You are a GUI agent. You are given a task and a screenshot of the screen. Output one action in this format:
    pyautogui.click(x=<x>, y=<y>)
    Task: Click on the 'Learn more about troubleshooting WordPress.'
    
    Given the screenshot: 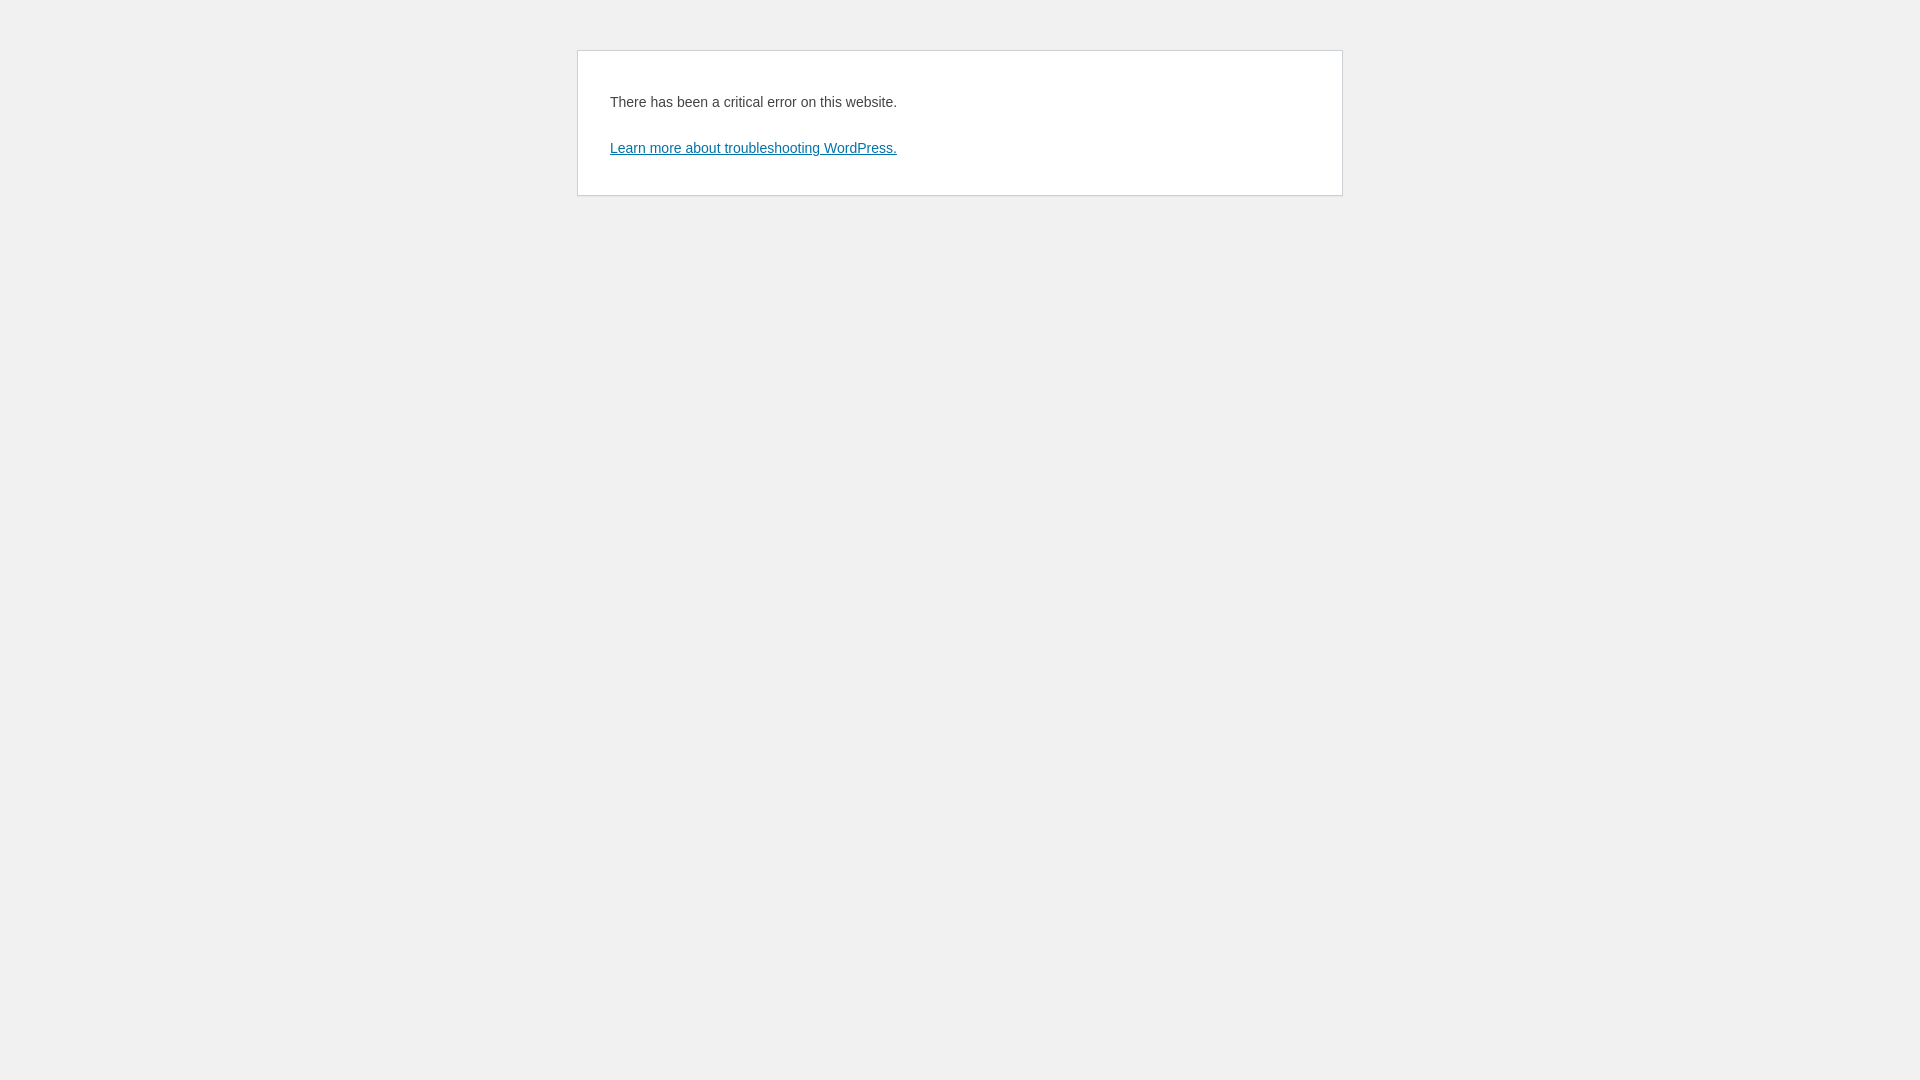 What is the action you would take?
    pyautogui.click(x=752, y=146)
    